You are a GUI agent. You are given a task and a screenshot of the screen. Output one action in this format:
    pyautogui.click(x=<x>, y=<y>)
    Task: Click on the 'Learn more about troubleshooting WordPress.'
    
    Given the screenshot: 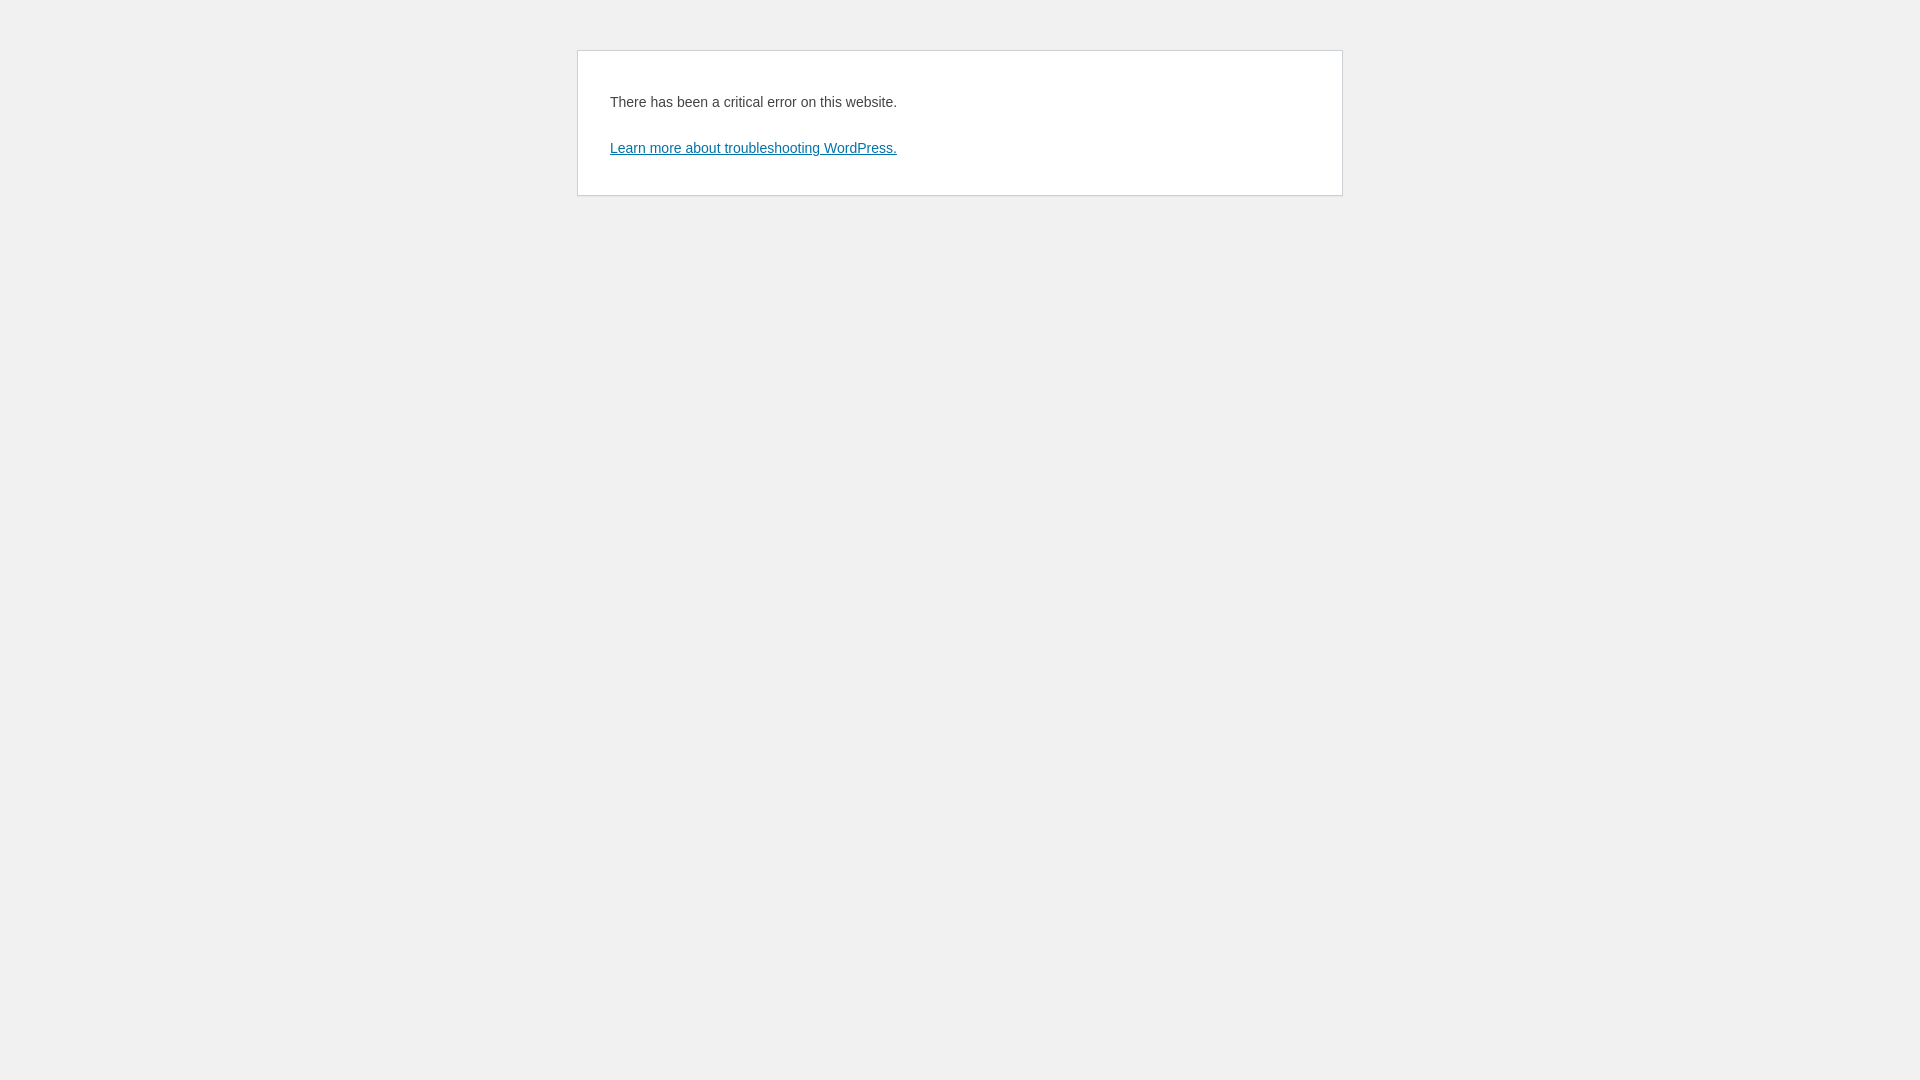 What is the action you would take?
    pyautogui.click(x=752, y=146)
    